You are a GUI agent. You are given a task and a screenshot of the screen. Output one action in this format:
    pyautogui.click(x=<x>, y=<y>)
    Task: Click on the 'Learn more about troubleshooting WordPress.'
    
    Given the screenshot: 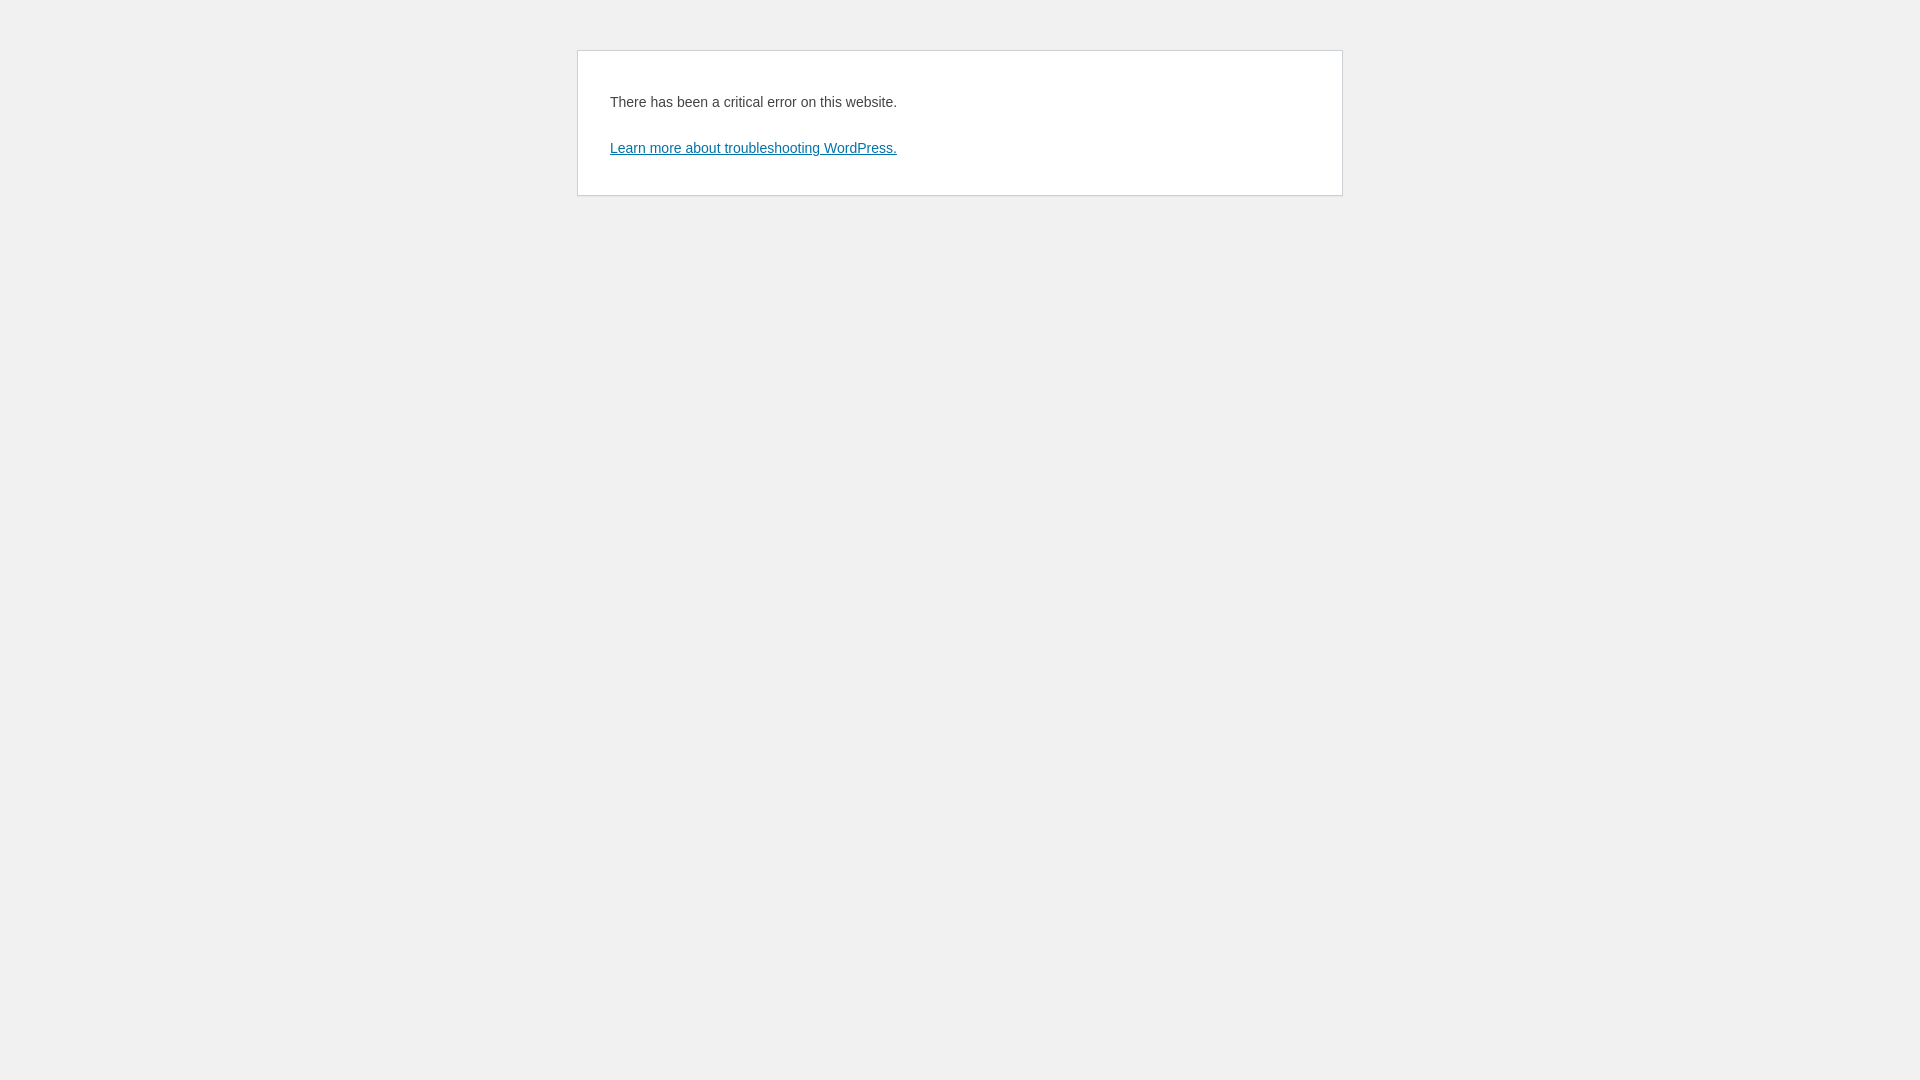 What is the action you would take?
    pyautogui.click(x=752, y=146)
    